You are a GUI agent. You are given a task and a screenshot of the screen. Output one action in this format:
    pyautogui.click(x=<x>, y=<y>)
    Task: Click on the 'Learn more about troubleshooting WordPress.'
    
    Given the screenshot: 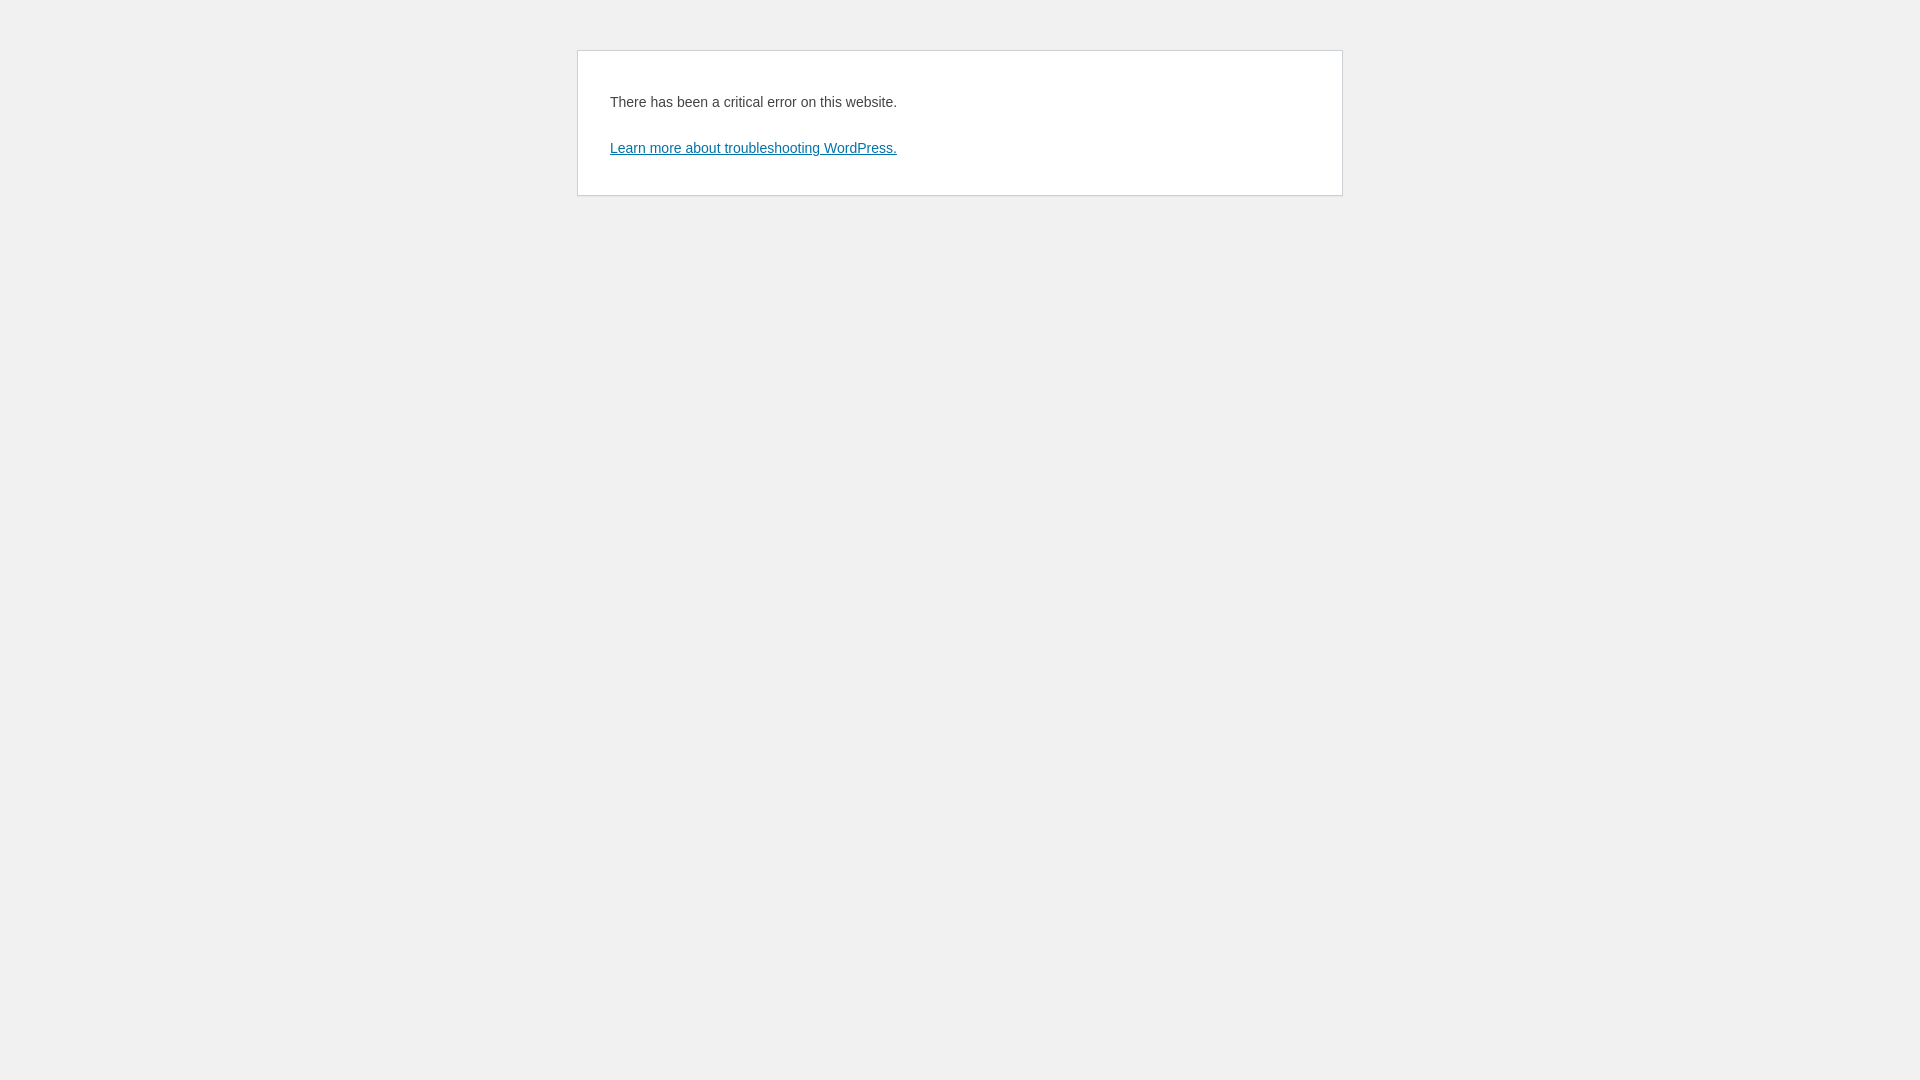 What is the action you would take?
    pyautogui.click(x=752, y=146)
    